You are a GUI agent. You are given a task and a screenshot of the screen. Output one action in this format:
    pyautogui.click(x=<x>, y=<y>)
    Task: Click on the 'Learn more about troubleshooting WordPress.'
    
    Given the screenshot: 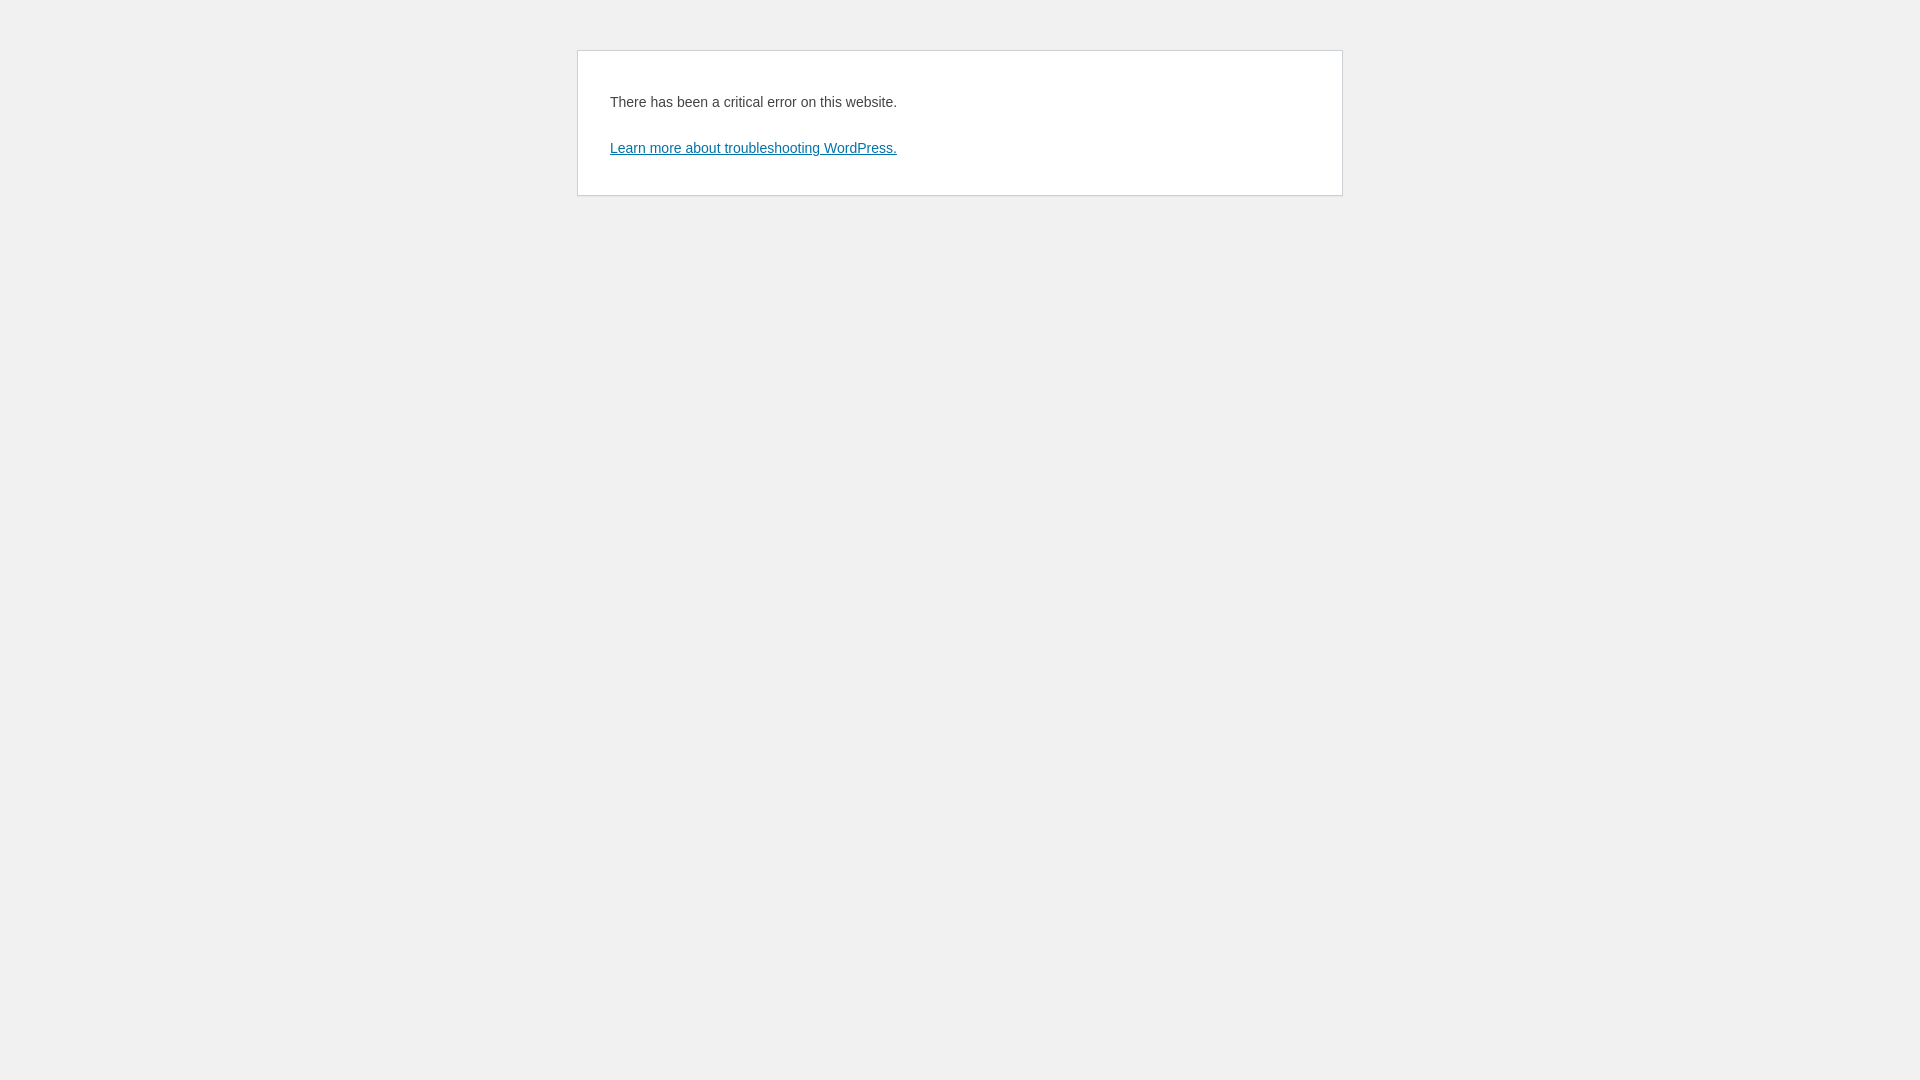 What is the action you would take?
    pyautogui.click(x=752, y=146)
    